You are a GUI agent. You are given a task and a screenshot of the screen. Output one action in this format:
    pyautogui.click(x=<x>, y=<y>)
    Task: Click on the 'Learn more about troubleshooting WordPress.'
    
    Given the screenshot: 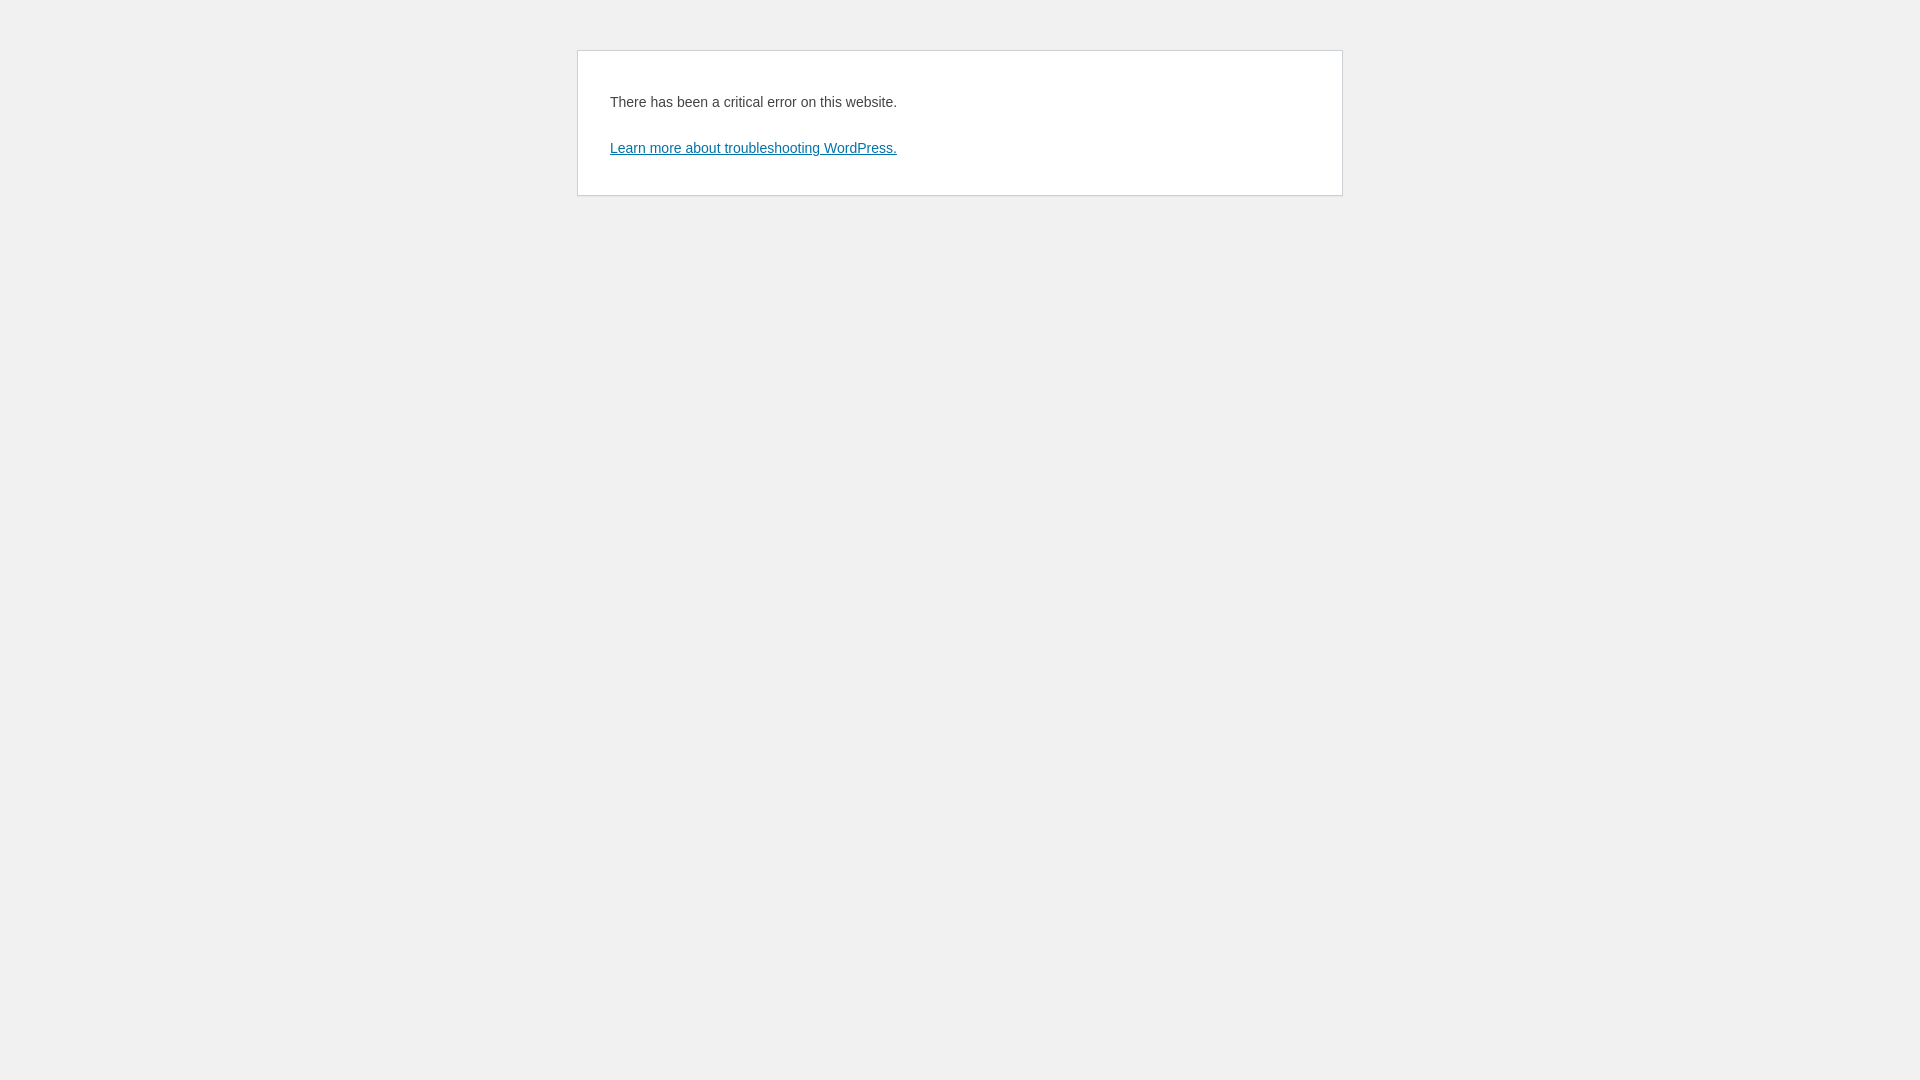 What is the action you would take?
    pyautogui.click(x=752, y=146)
    